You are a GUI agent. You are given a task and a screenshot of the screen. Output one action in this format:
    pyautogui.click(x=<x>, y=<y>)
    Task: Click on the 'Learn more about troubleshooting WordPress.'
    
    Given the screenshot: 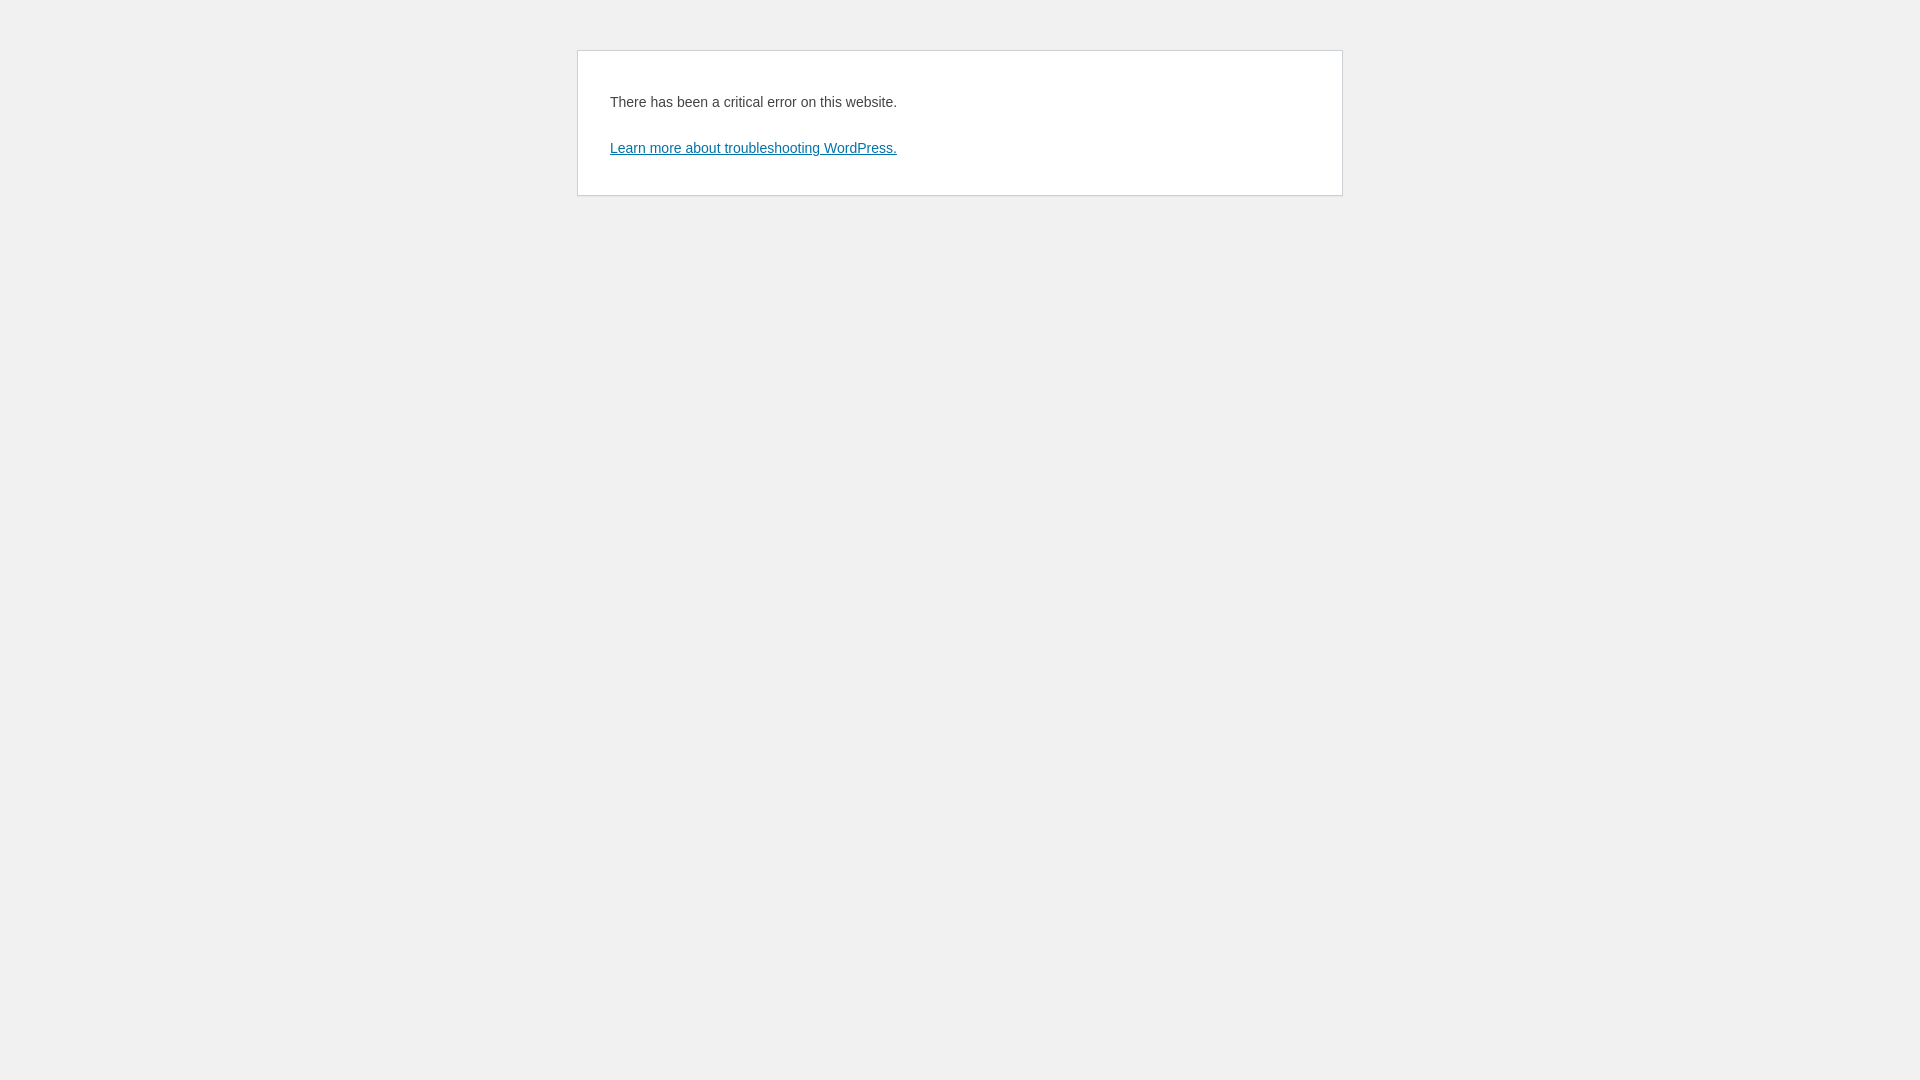 What is the action you would take?
    pyautogui.click(x=752, y=146)
    